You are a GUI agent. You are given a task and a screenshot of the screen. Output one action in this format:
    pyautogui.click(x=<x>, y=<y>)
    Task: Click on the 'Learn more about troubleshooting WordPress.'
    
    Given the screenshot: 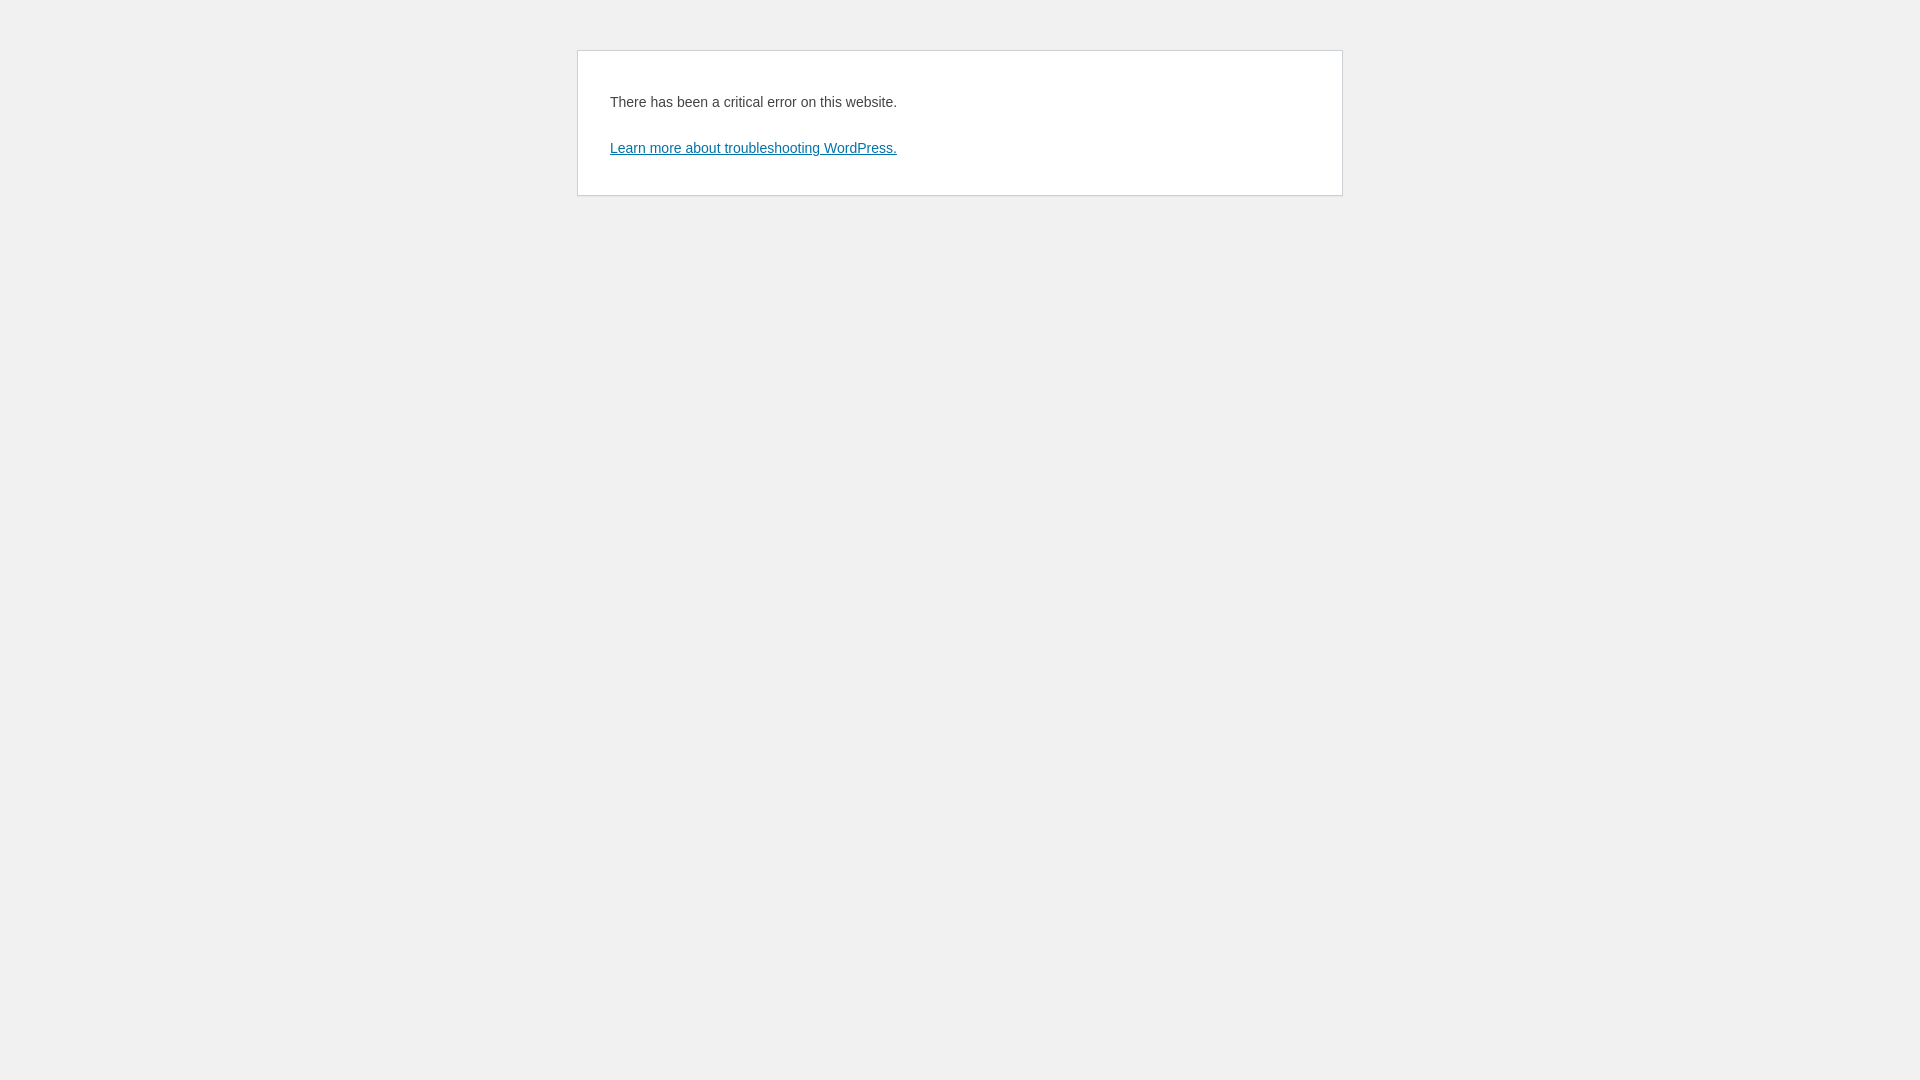 What is the action you would take?
    pyautogui.click(x=752, y=146)
    